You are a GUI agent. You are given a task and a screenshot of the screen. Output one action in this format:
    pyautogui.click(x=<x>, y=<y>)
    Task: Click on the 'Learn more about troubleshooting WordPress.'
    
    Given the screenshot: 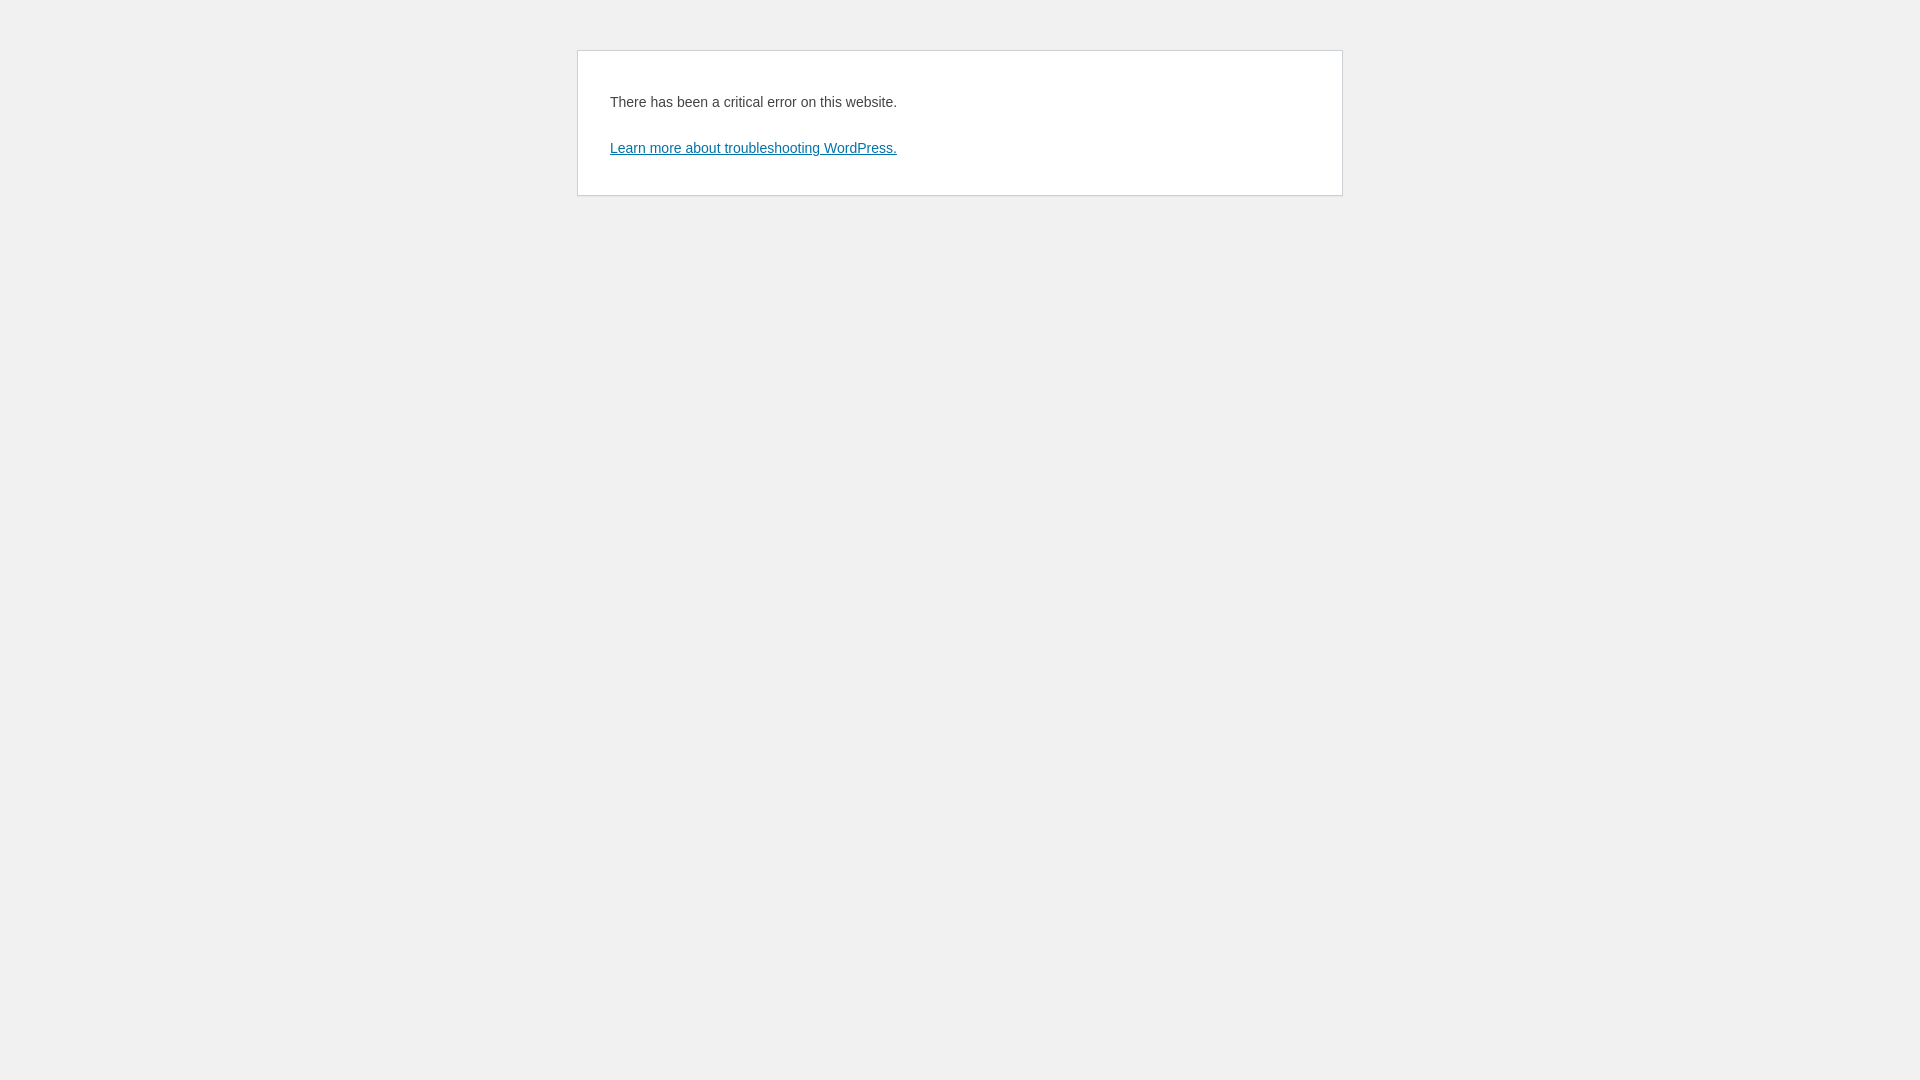 What is the action you would take?
    pyautogui.click(x=752, y=146)
    